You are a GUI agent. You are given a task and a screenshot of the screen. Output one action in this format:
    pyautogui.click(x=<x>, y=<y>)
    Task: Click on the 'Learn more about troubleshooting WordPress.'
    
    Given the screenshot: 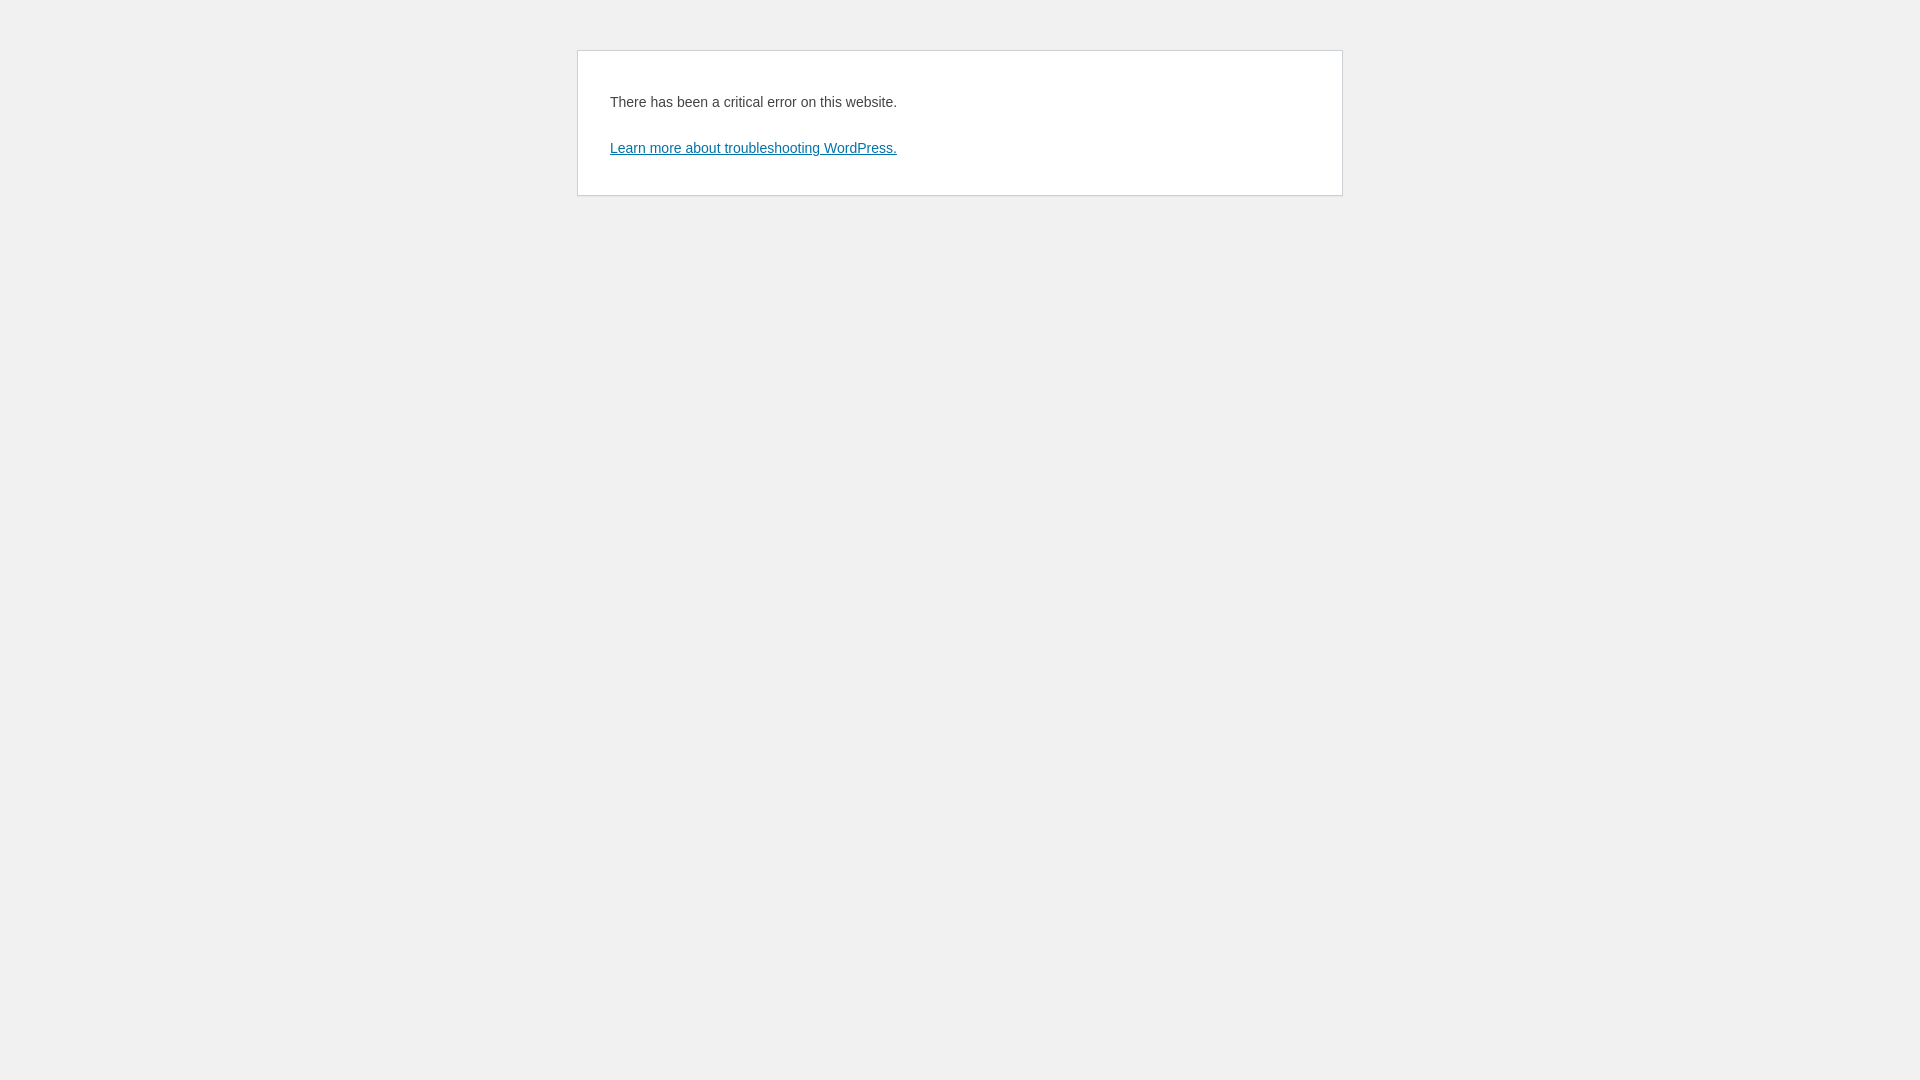 What is the action you would take?
    pyautogui.click(x=752, y=146)
    